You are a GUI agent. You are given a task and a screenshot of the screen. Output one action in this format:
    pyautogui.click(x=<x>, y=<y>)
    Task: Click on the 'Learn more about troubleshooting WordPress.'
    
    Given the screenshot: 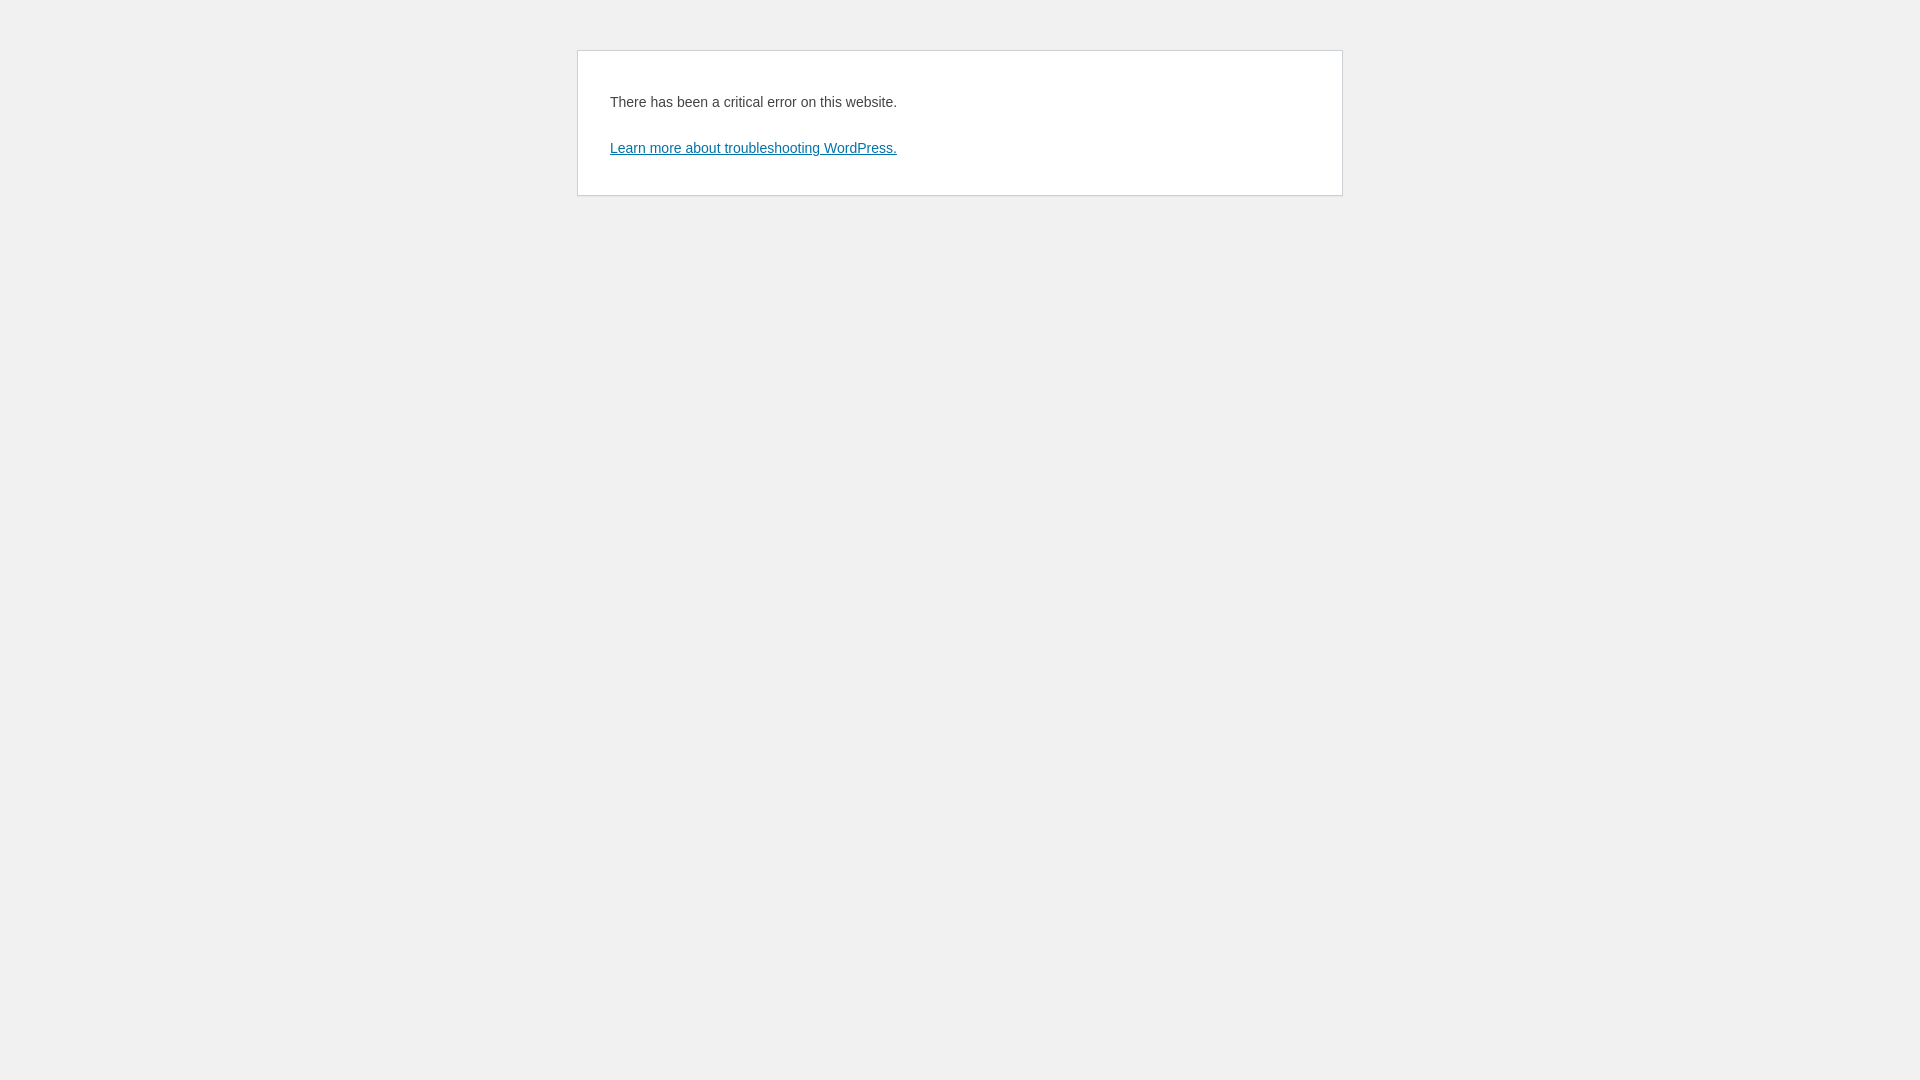 What is the action you would take?
    pyautogui.click(x=752, y=146)
    